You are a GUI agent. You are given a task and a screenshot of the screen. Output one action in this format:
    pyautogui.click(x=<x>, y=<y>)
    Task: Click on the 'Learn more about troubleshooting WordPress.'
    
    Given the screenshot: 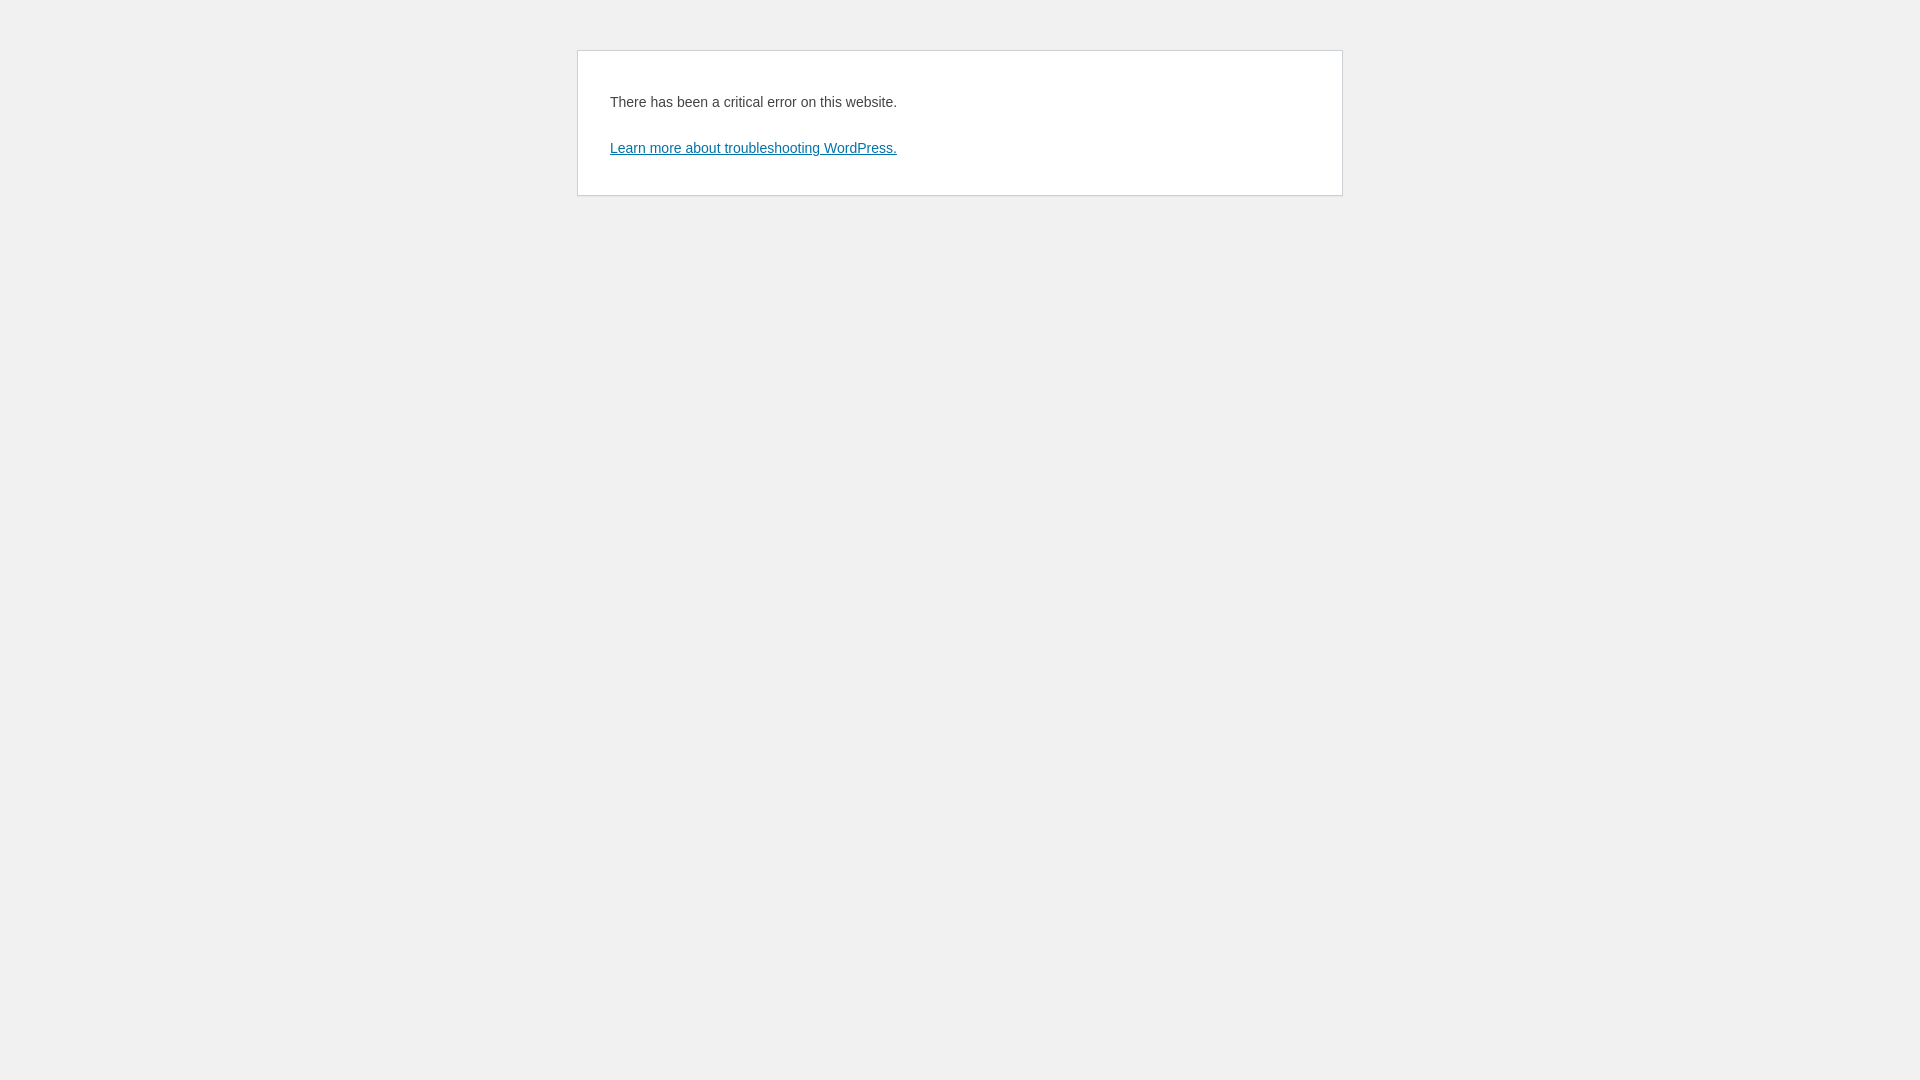 What is the action you would take?
    pyautogui.click(x=752, y=146)
    